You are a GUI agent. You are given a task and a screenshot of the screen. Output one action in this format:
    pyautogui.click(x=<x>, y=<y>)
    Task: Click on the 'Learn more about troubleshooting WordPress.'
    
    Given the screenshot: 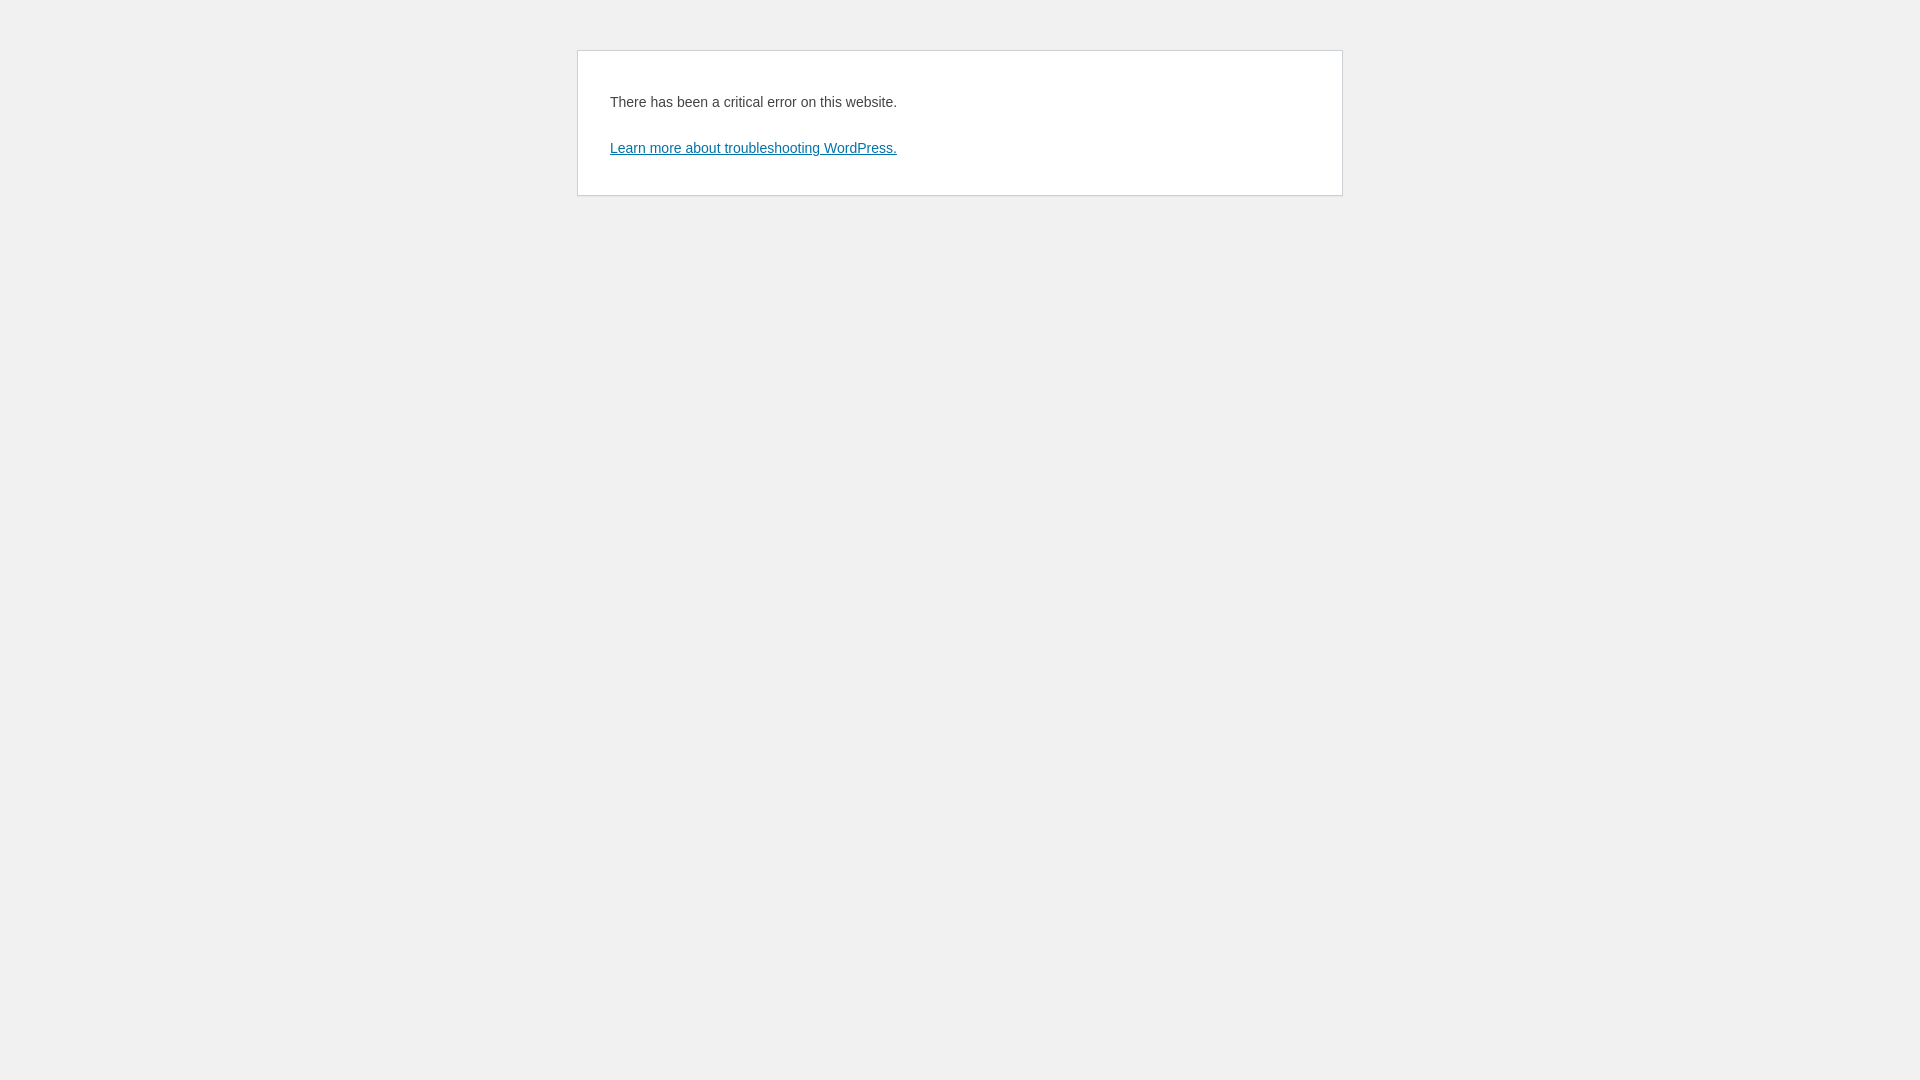 What is the action you would take?
    pyautogui.click(x=752, y=146)
    